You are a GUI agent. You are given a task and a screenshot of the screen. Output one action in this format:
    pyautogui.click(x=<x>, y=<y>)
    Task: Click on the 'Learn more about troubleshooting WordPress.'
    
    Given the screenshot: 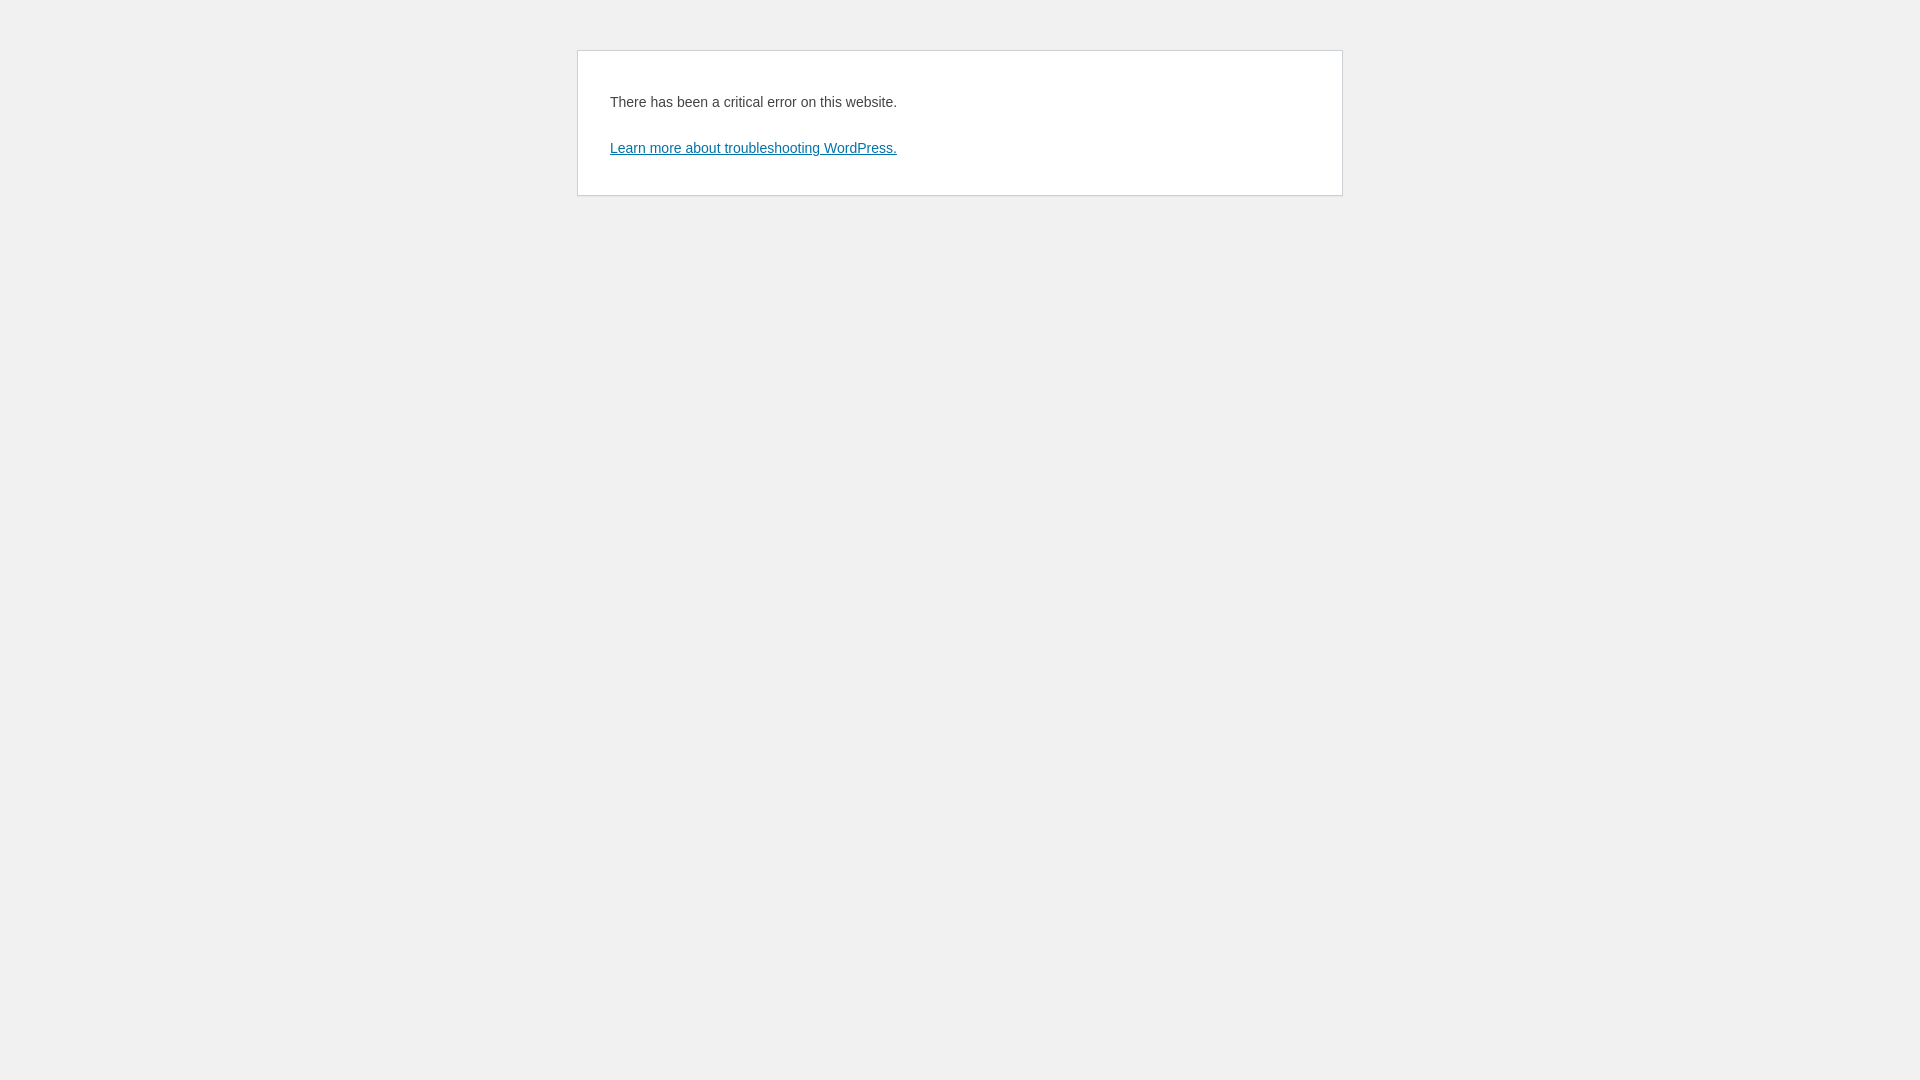 What is the action you would take?
    pyautogui.click(x=752, y=146)
    